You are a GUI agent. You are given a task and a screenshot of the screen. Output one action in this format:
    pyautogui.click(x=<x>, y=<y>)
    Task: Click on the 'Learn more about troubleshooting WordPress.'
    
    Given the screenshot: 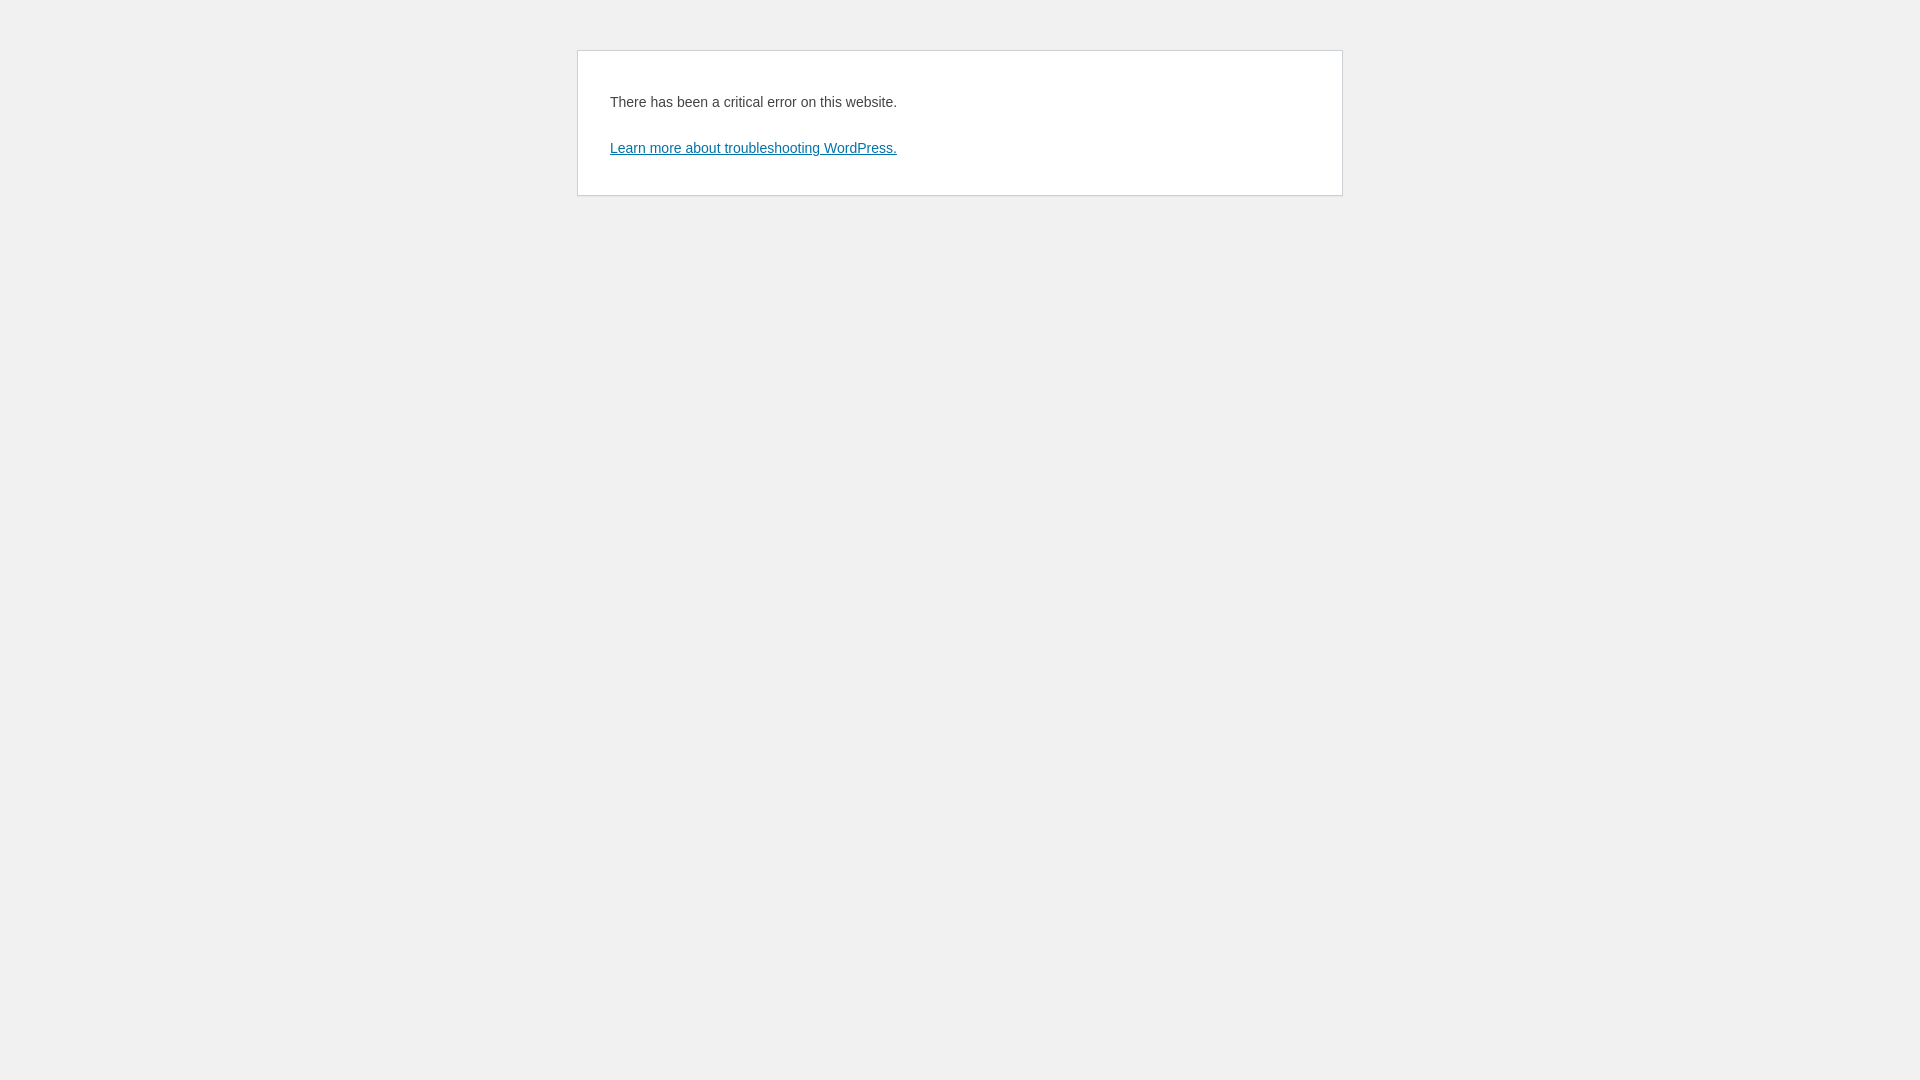 What is the action you would take?
    pyautogui.click(x=752, y=146)
    